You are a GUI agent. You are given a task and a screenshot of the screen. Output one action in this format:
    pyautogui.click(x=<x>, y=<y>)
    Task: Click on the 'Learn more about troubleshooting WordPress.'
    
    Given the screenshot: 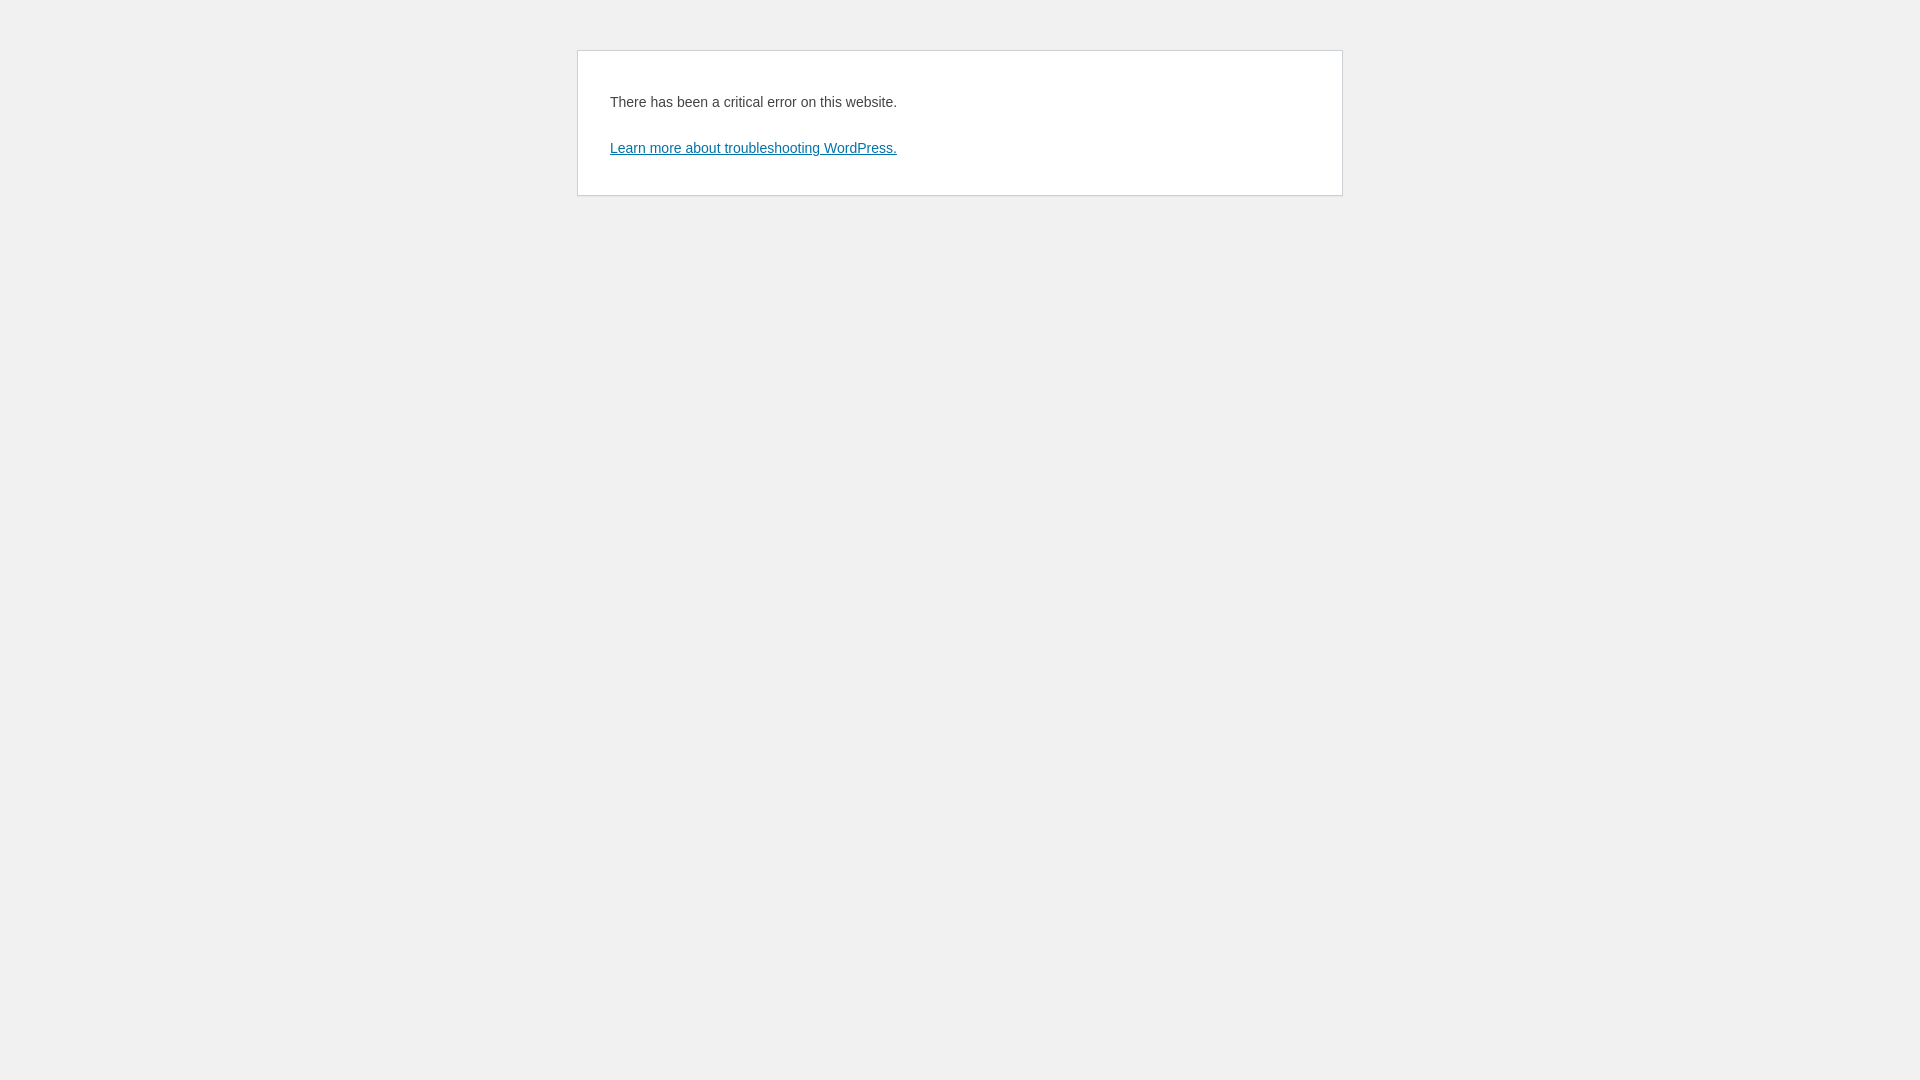 What is the action you would take?
    pyautogui.click(x=752, y=146)
    